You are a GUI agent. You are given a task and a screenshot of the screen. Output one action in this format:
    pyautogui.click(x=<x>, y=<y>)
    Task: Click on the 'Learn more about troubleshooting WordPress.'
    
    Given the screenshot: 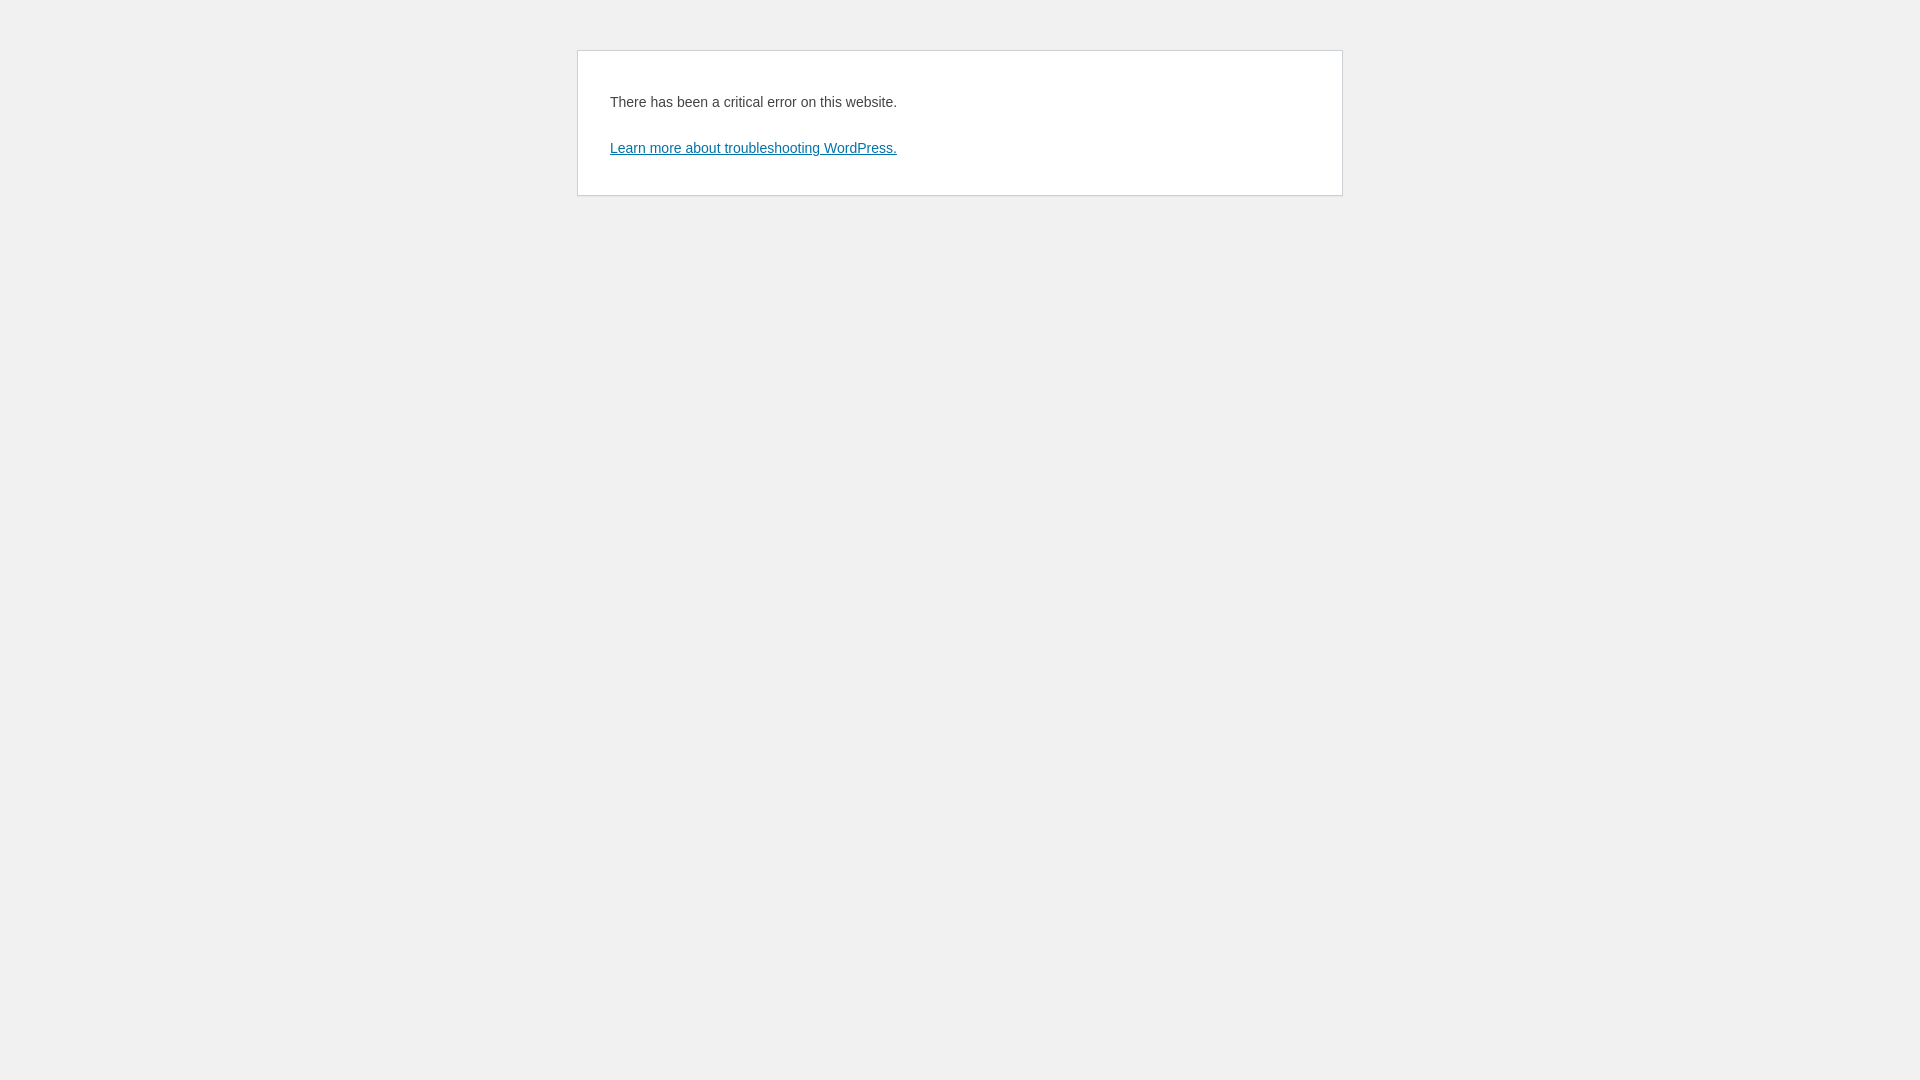 What is the action you would take?
    pyautogui.click(x=752, y=146)
    